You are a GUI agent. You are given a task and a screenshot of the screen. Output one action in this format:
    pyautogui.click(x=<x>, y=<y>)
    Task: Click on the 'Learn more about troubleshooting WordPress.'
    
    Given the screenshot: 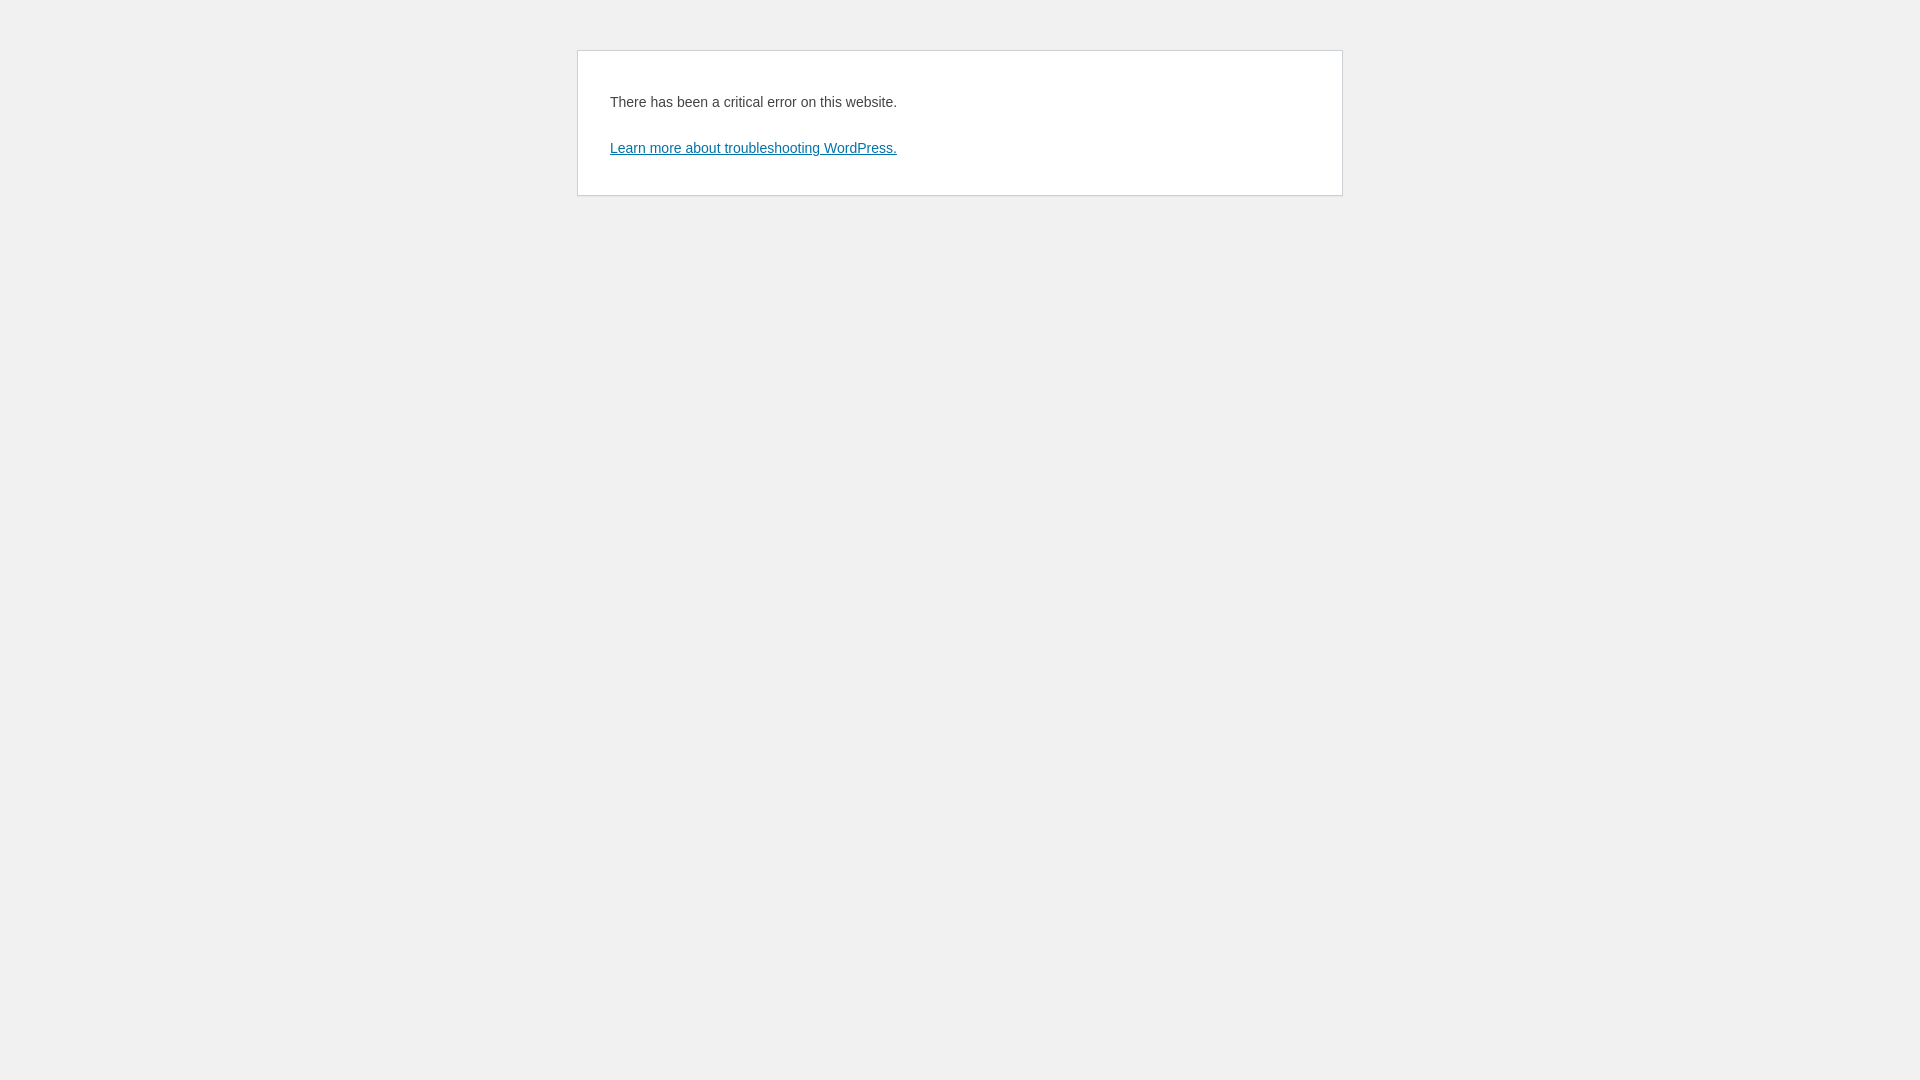 What is the action you would take?
    pyautogui.click(x=752, y=146)
    